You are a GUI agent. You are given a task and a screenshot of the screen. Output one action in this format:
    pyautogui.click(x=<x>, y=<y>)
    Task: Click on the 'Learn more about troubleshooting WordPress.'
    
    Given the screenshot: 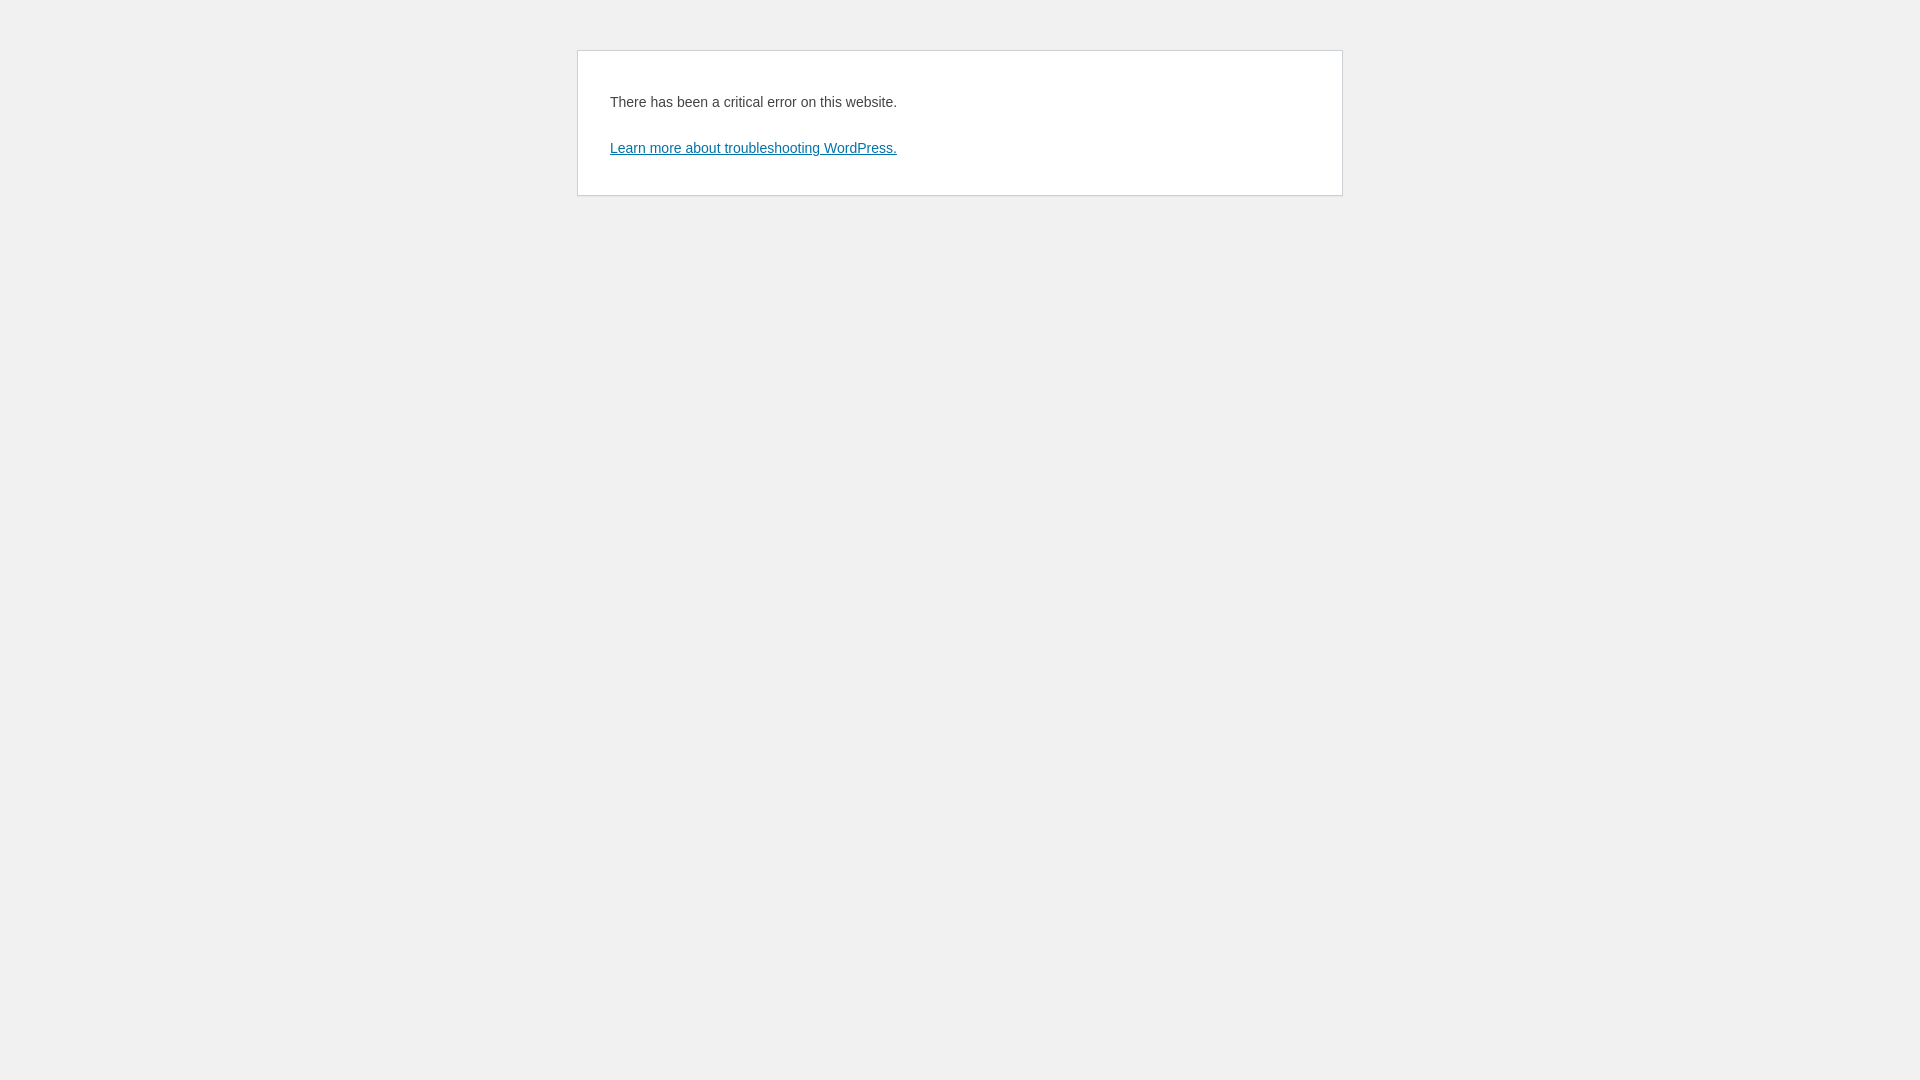 What is the action you would take?
    pyautogui.click(x=752, y=146)
    